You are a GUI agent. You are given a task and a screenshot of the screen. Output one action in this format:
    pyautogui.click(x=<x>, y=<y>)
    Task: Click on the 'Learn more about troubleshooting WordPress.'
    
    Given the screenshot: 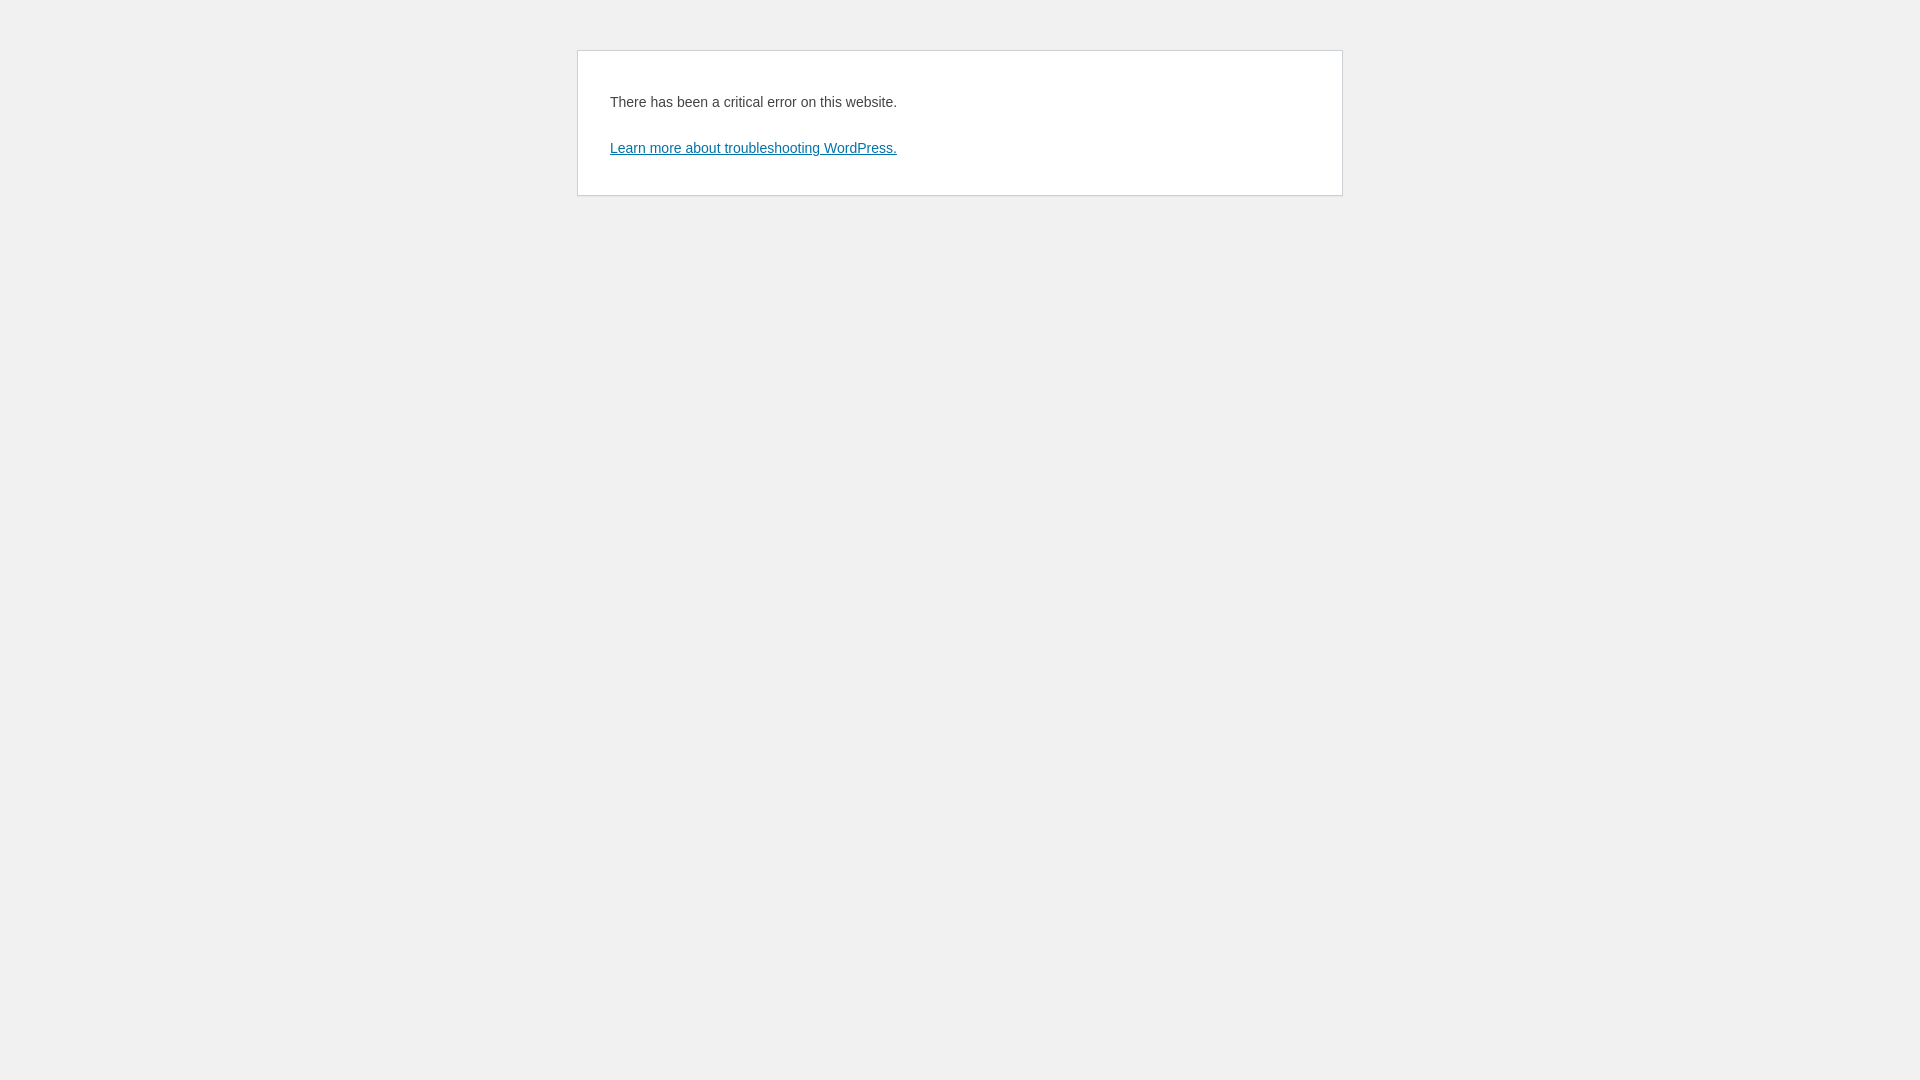 What is the action you would take?
    pyautogui.click(x=752, y=146)
    